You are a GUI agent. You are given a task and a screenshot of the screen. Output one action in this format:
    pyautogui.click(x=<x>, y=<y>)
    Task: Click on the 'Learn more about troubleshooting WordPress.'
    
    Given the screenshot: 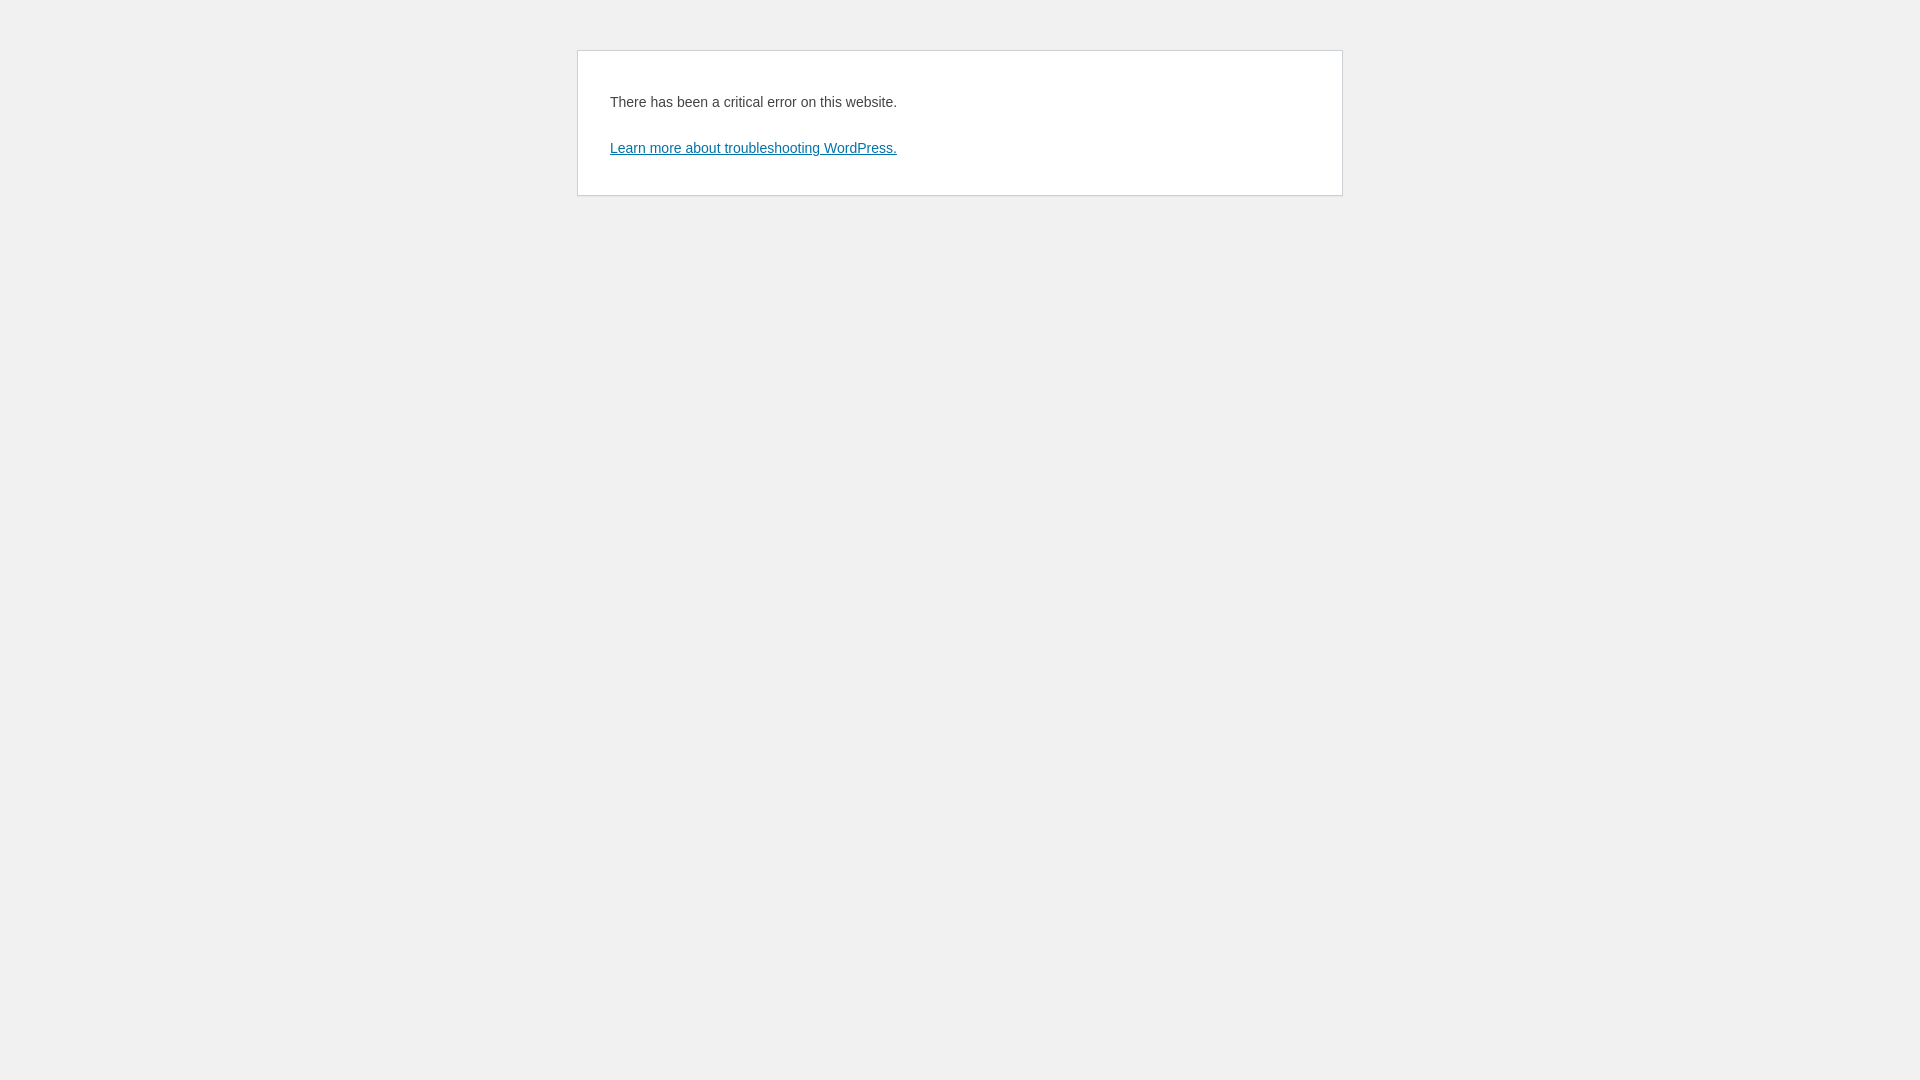 What is the action you would take?
    pyautogui.click(x=752, y=146)
    